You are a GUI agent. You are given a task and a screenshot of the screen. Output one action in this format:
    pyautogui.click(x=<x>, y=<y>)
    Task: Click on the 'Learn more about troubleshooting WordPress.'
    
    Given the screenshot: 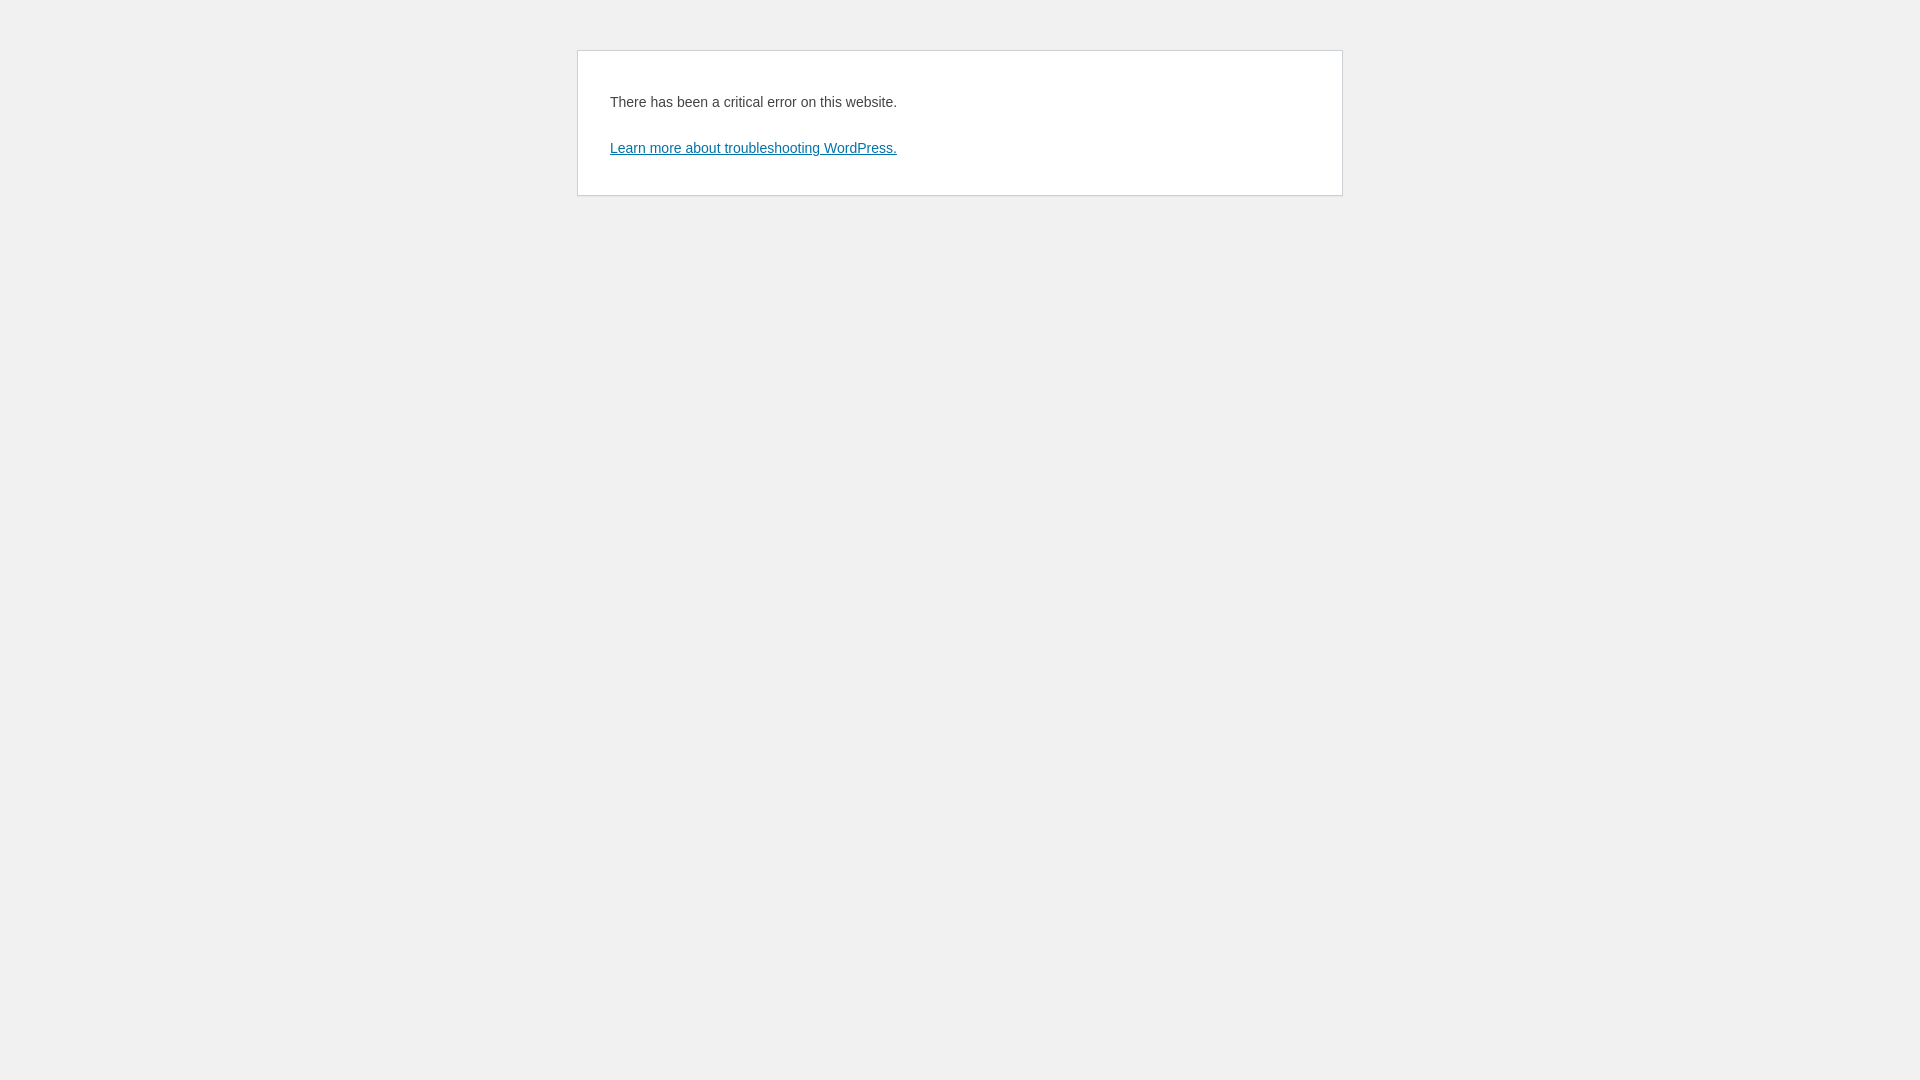 What is the action you would take?
    pyautogui.click(x=752, y=146)
    